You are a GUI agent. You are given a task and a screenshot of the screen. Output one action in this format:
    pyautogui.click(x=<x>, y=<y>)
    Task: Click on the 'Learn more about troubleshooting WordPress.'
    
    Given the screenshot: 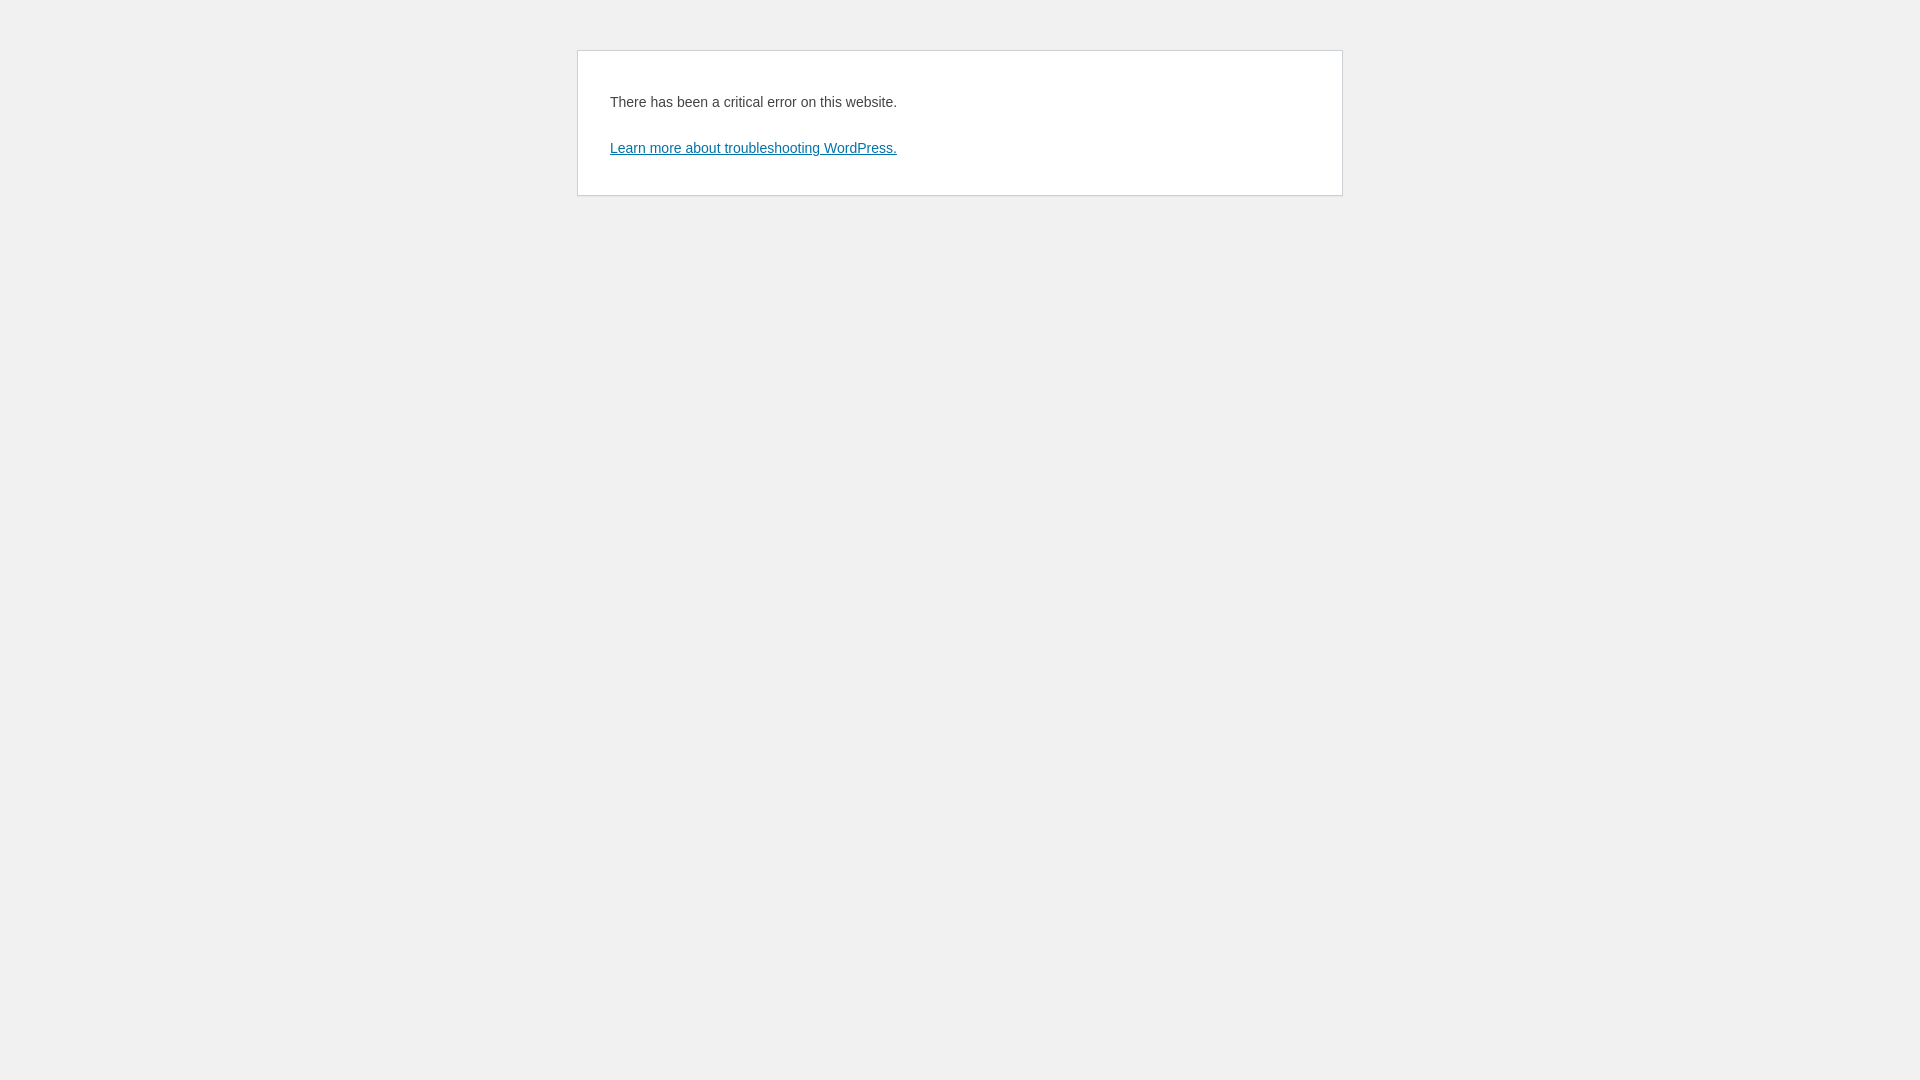 What is the action you would take?
    pyautogui.click(x=752, y=146)
    